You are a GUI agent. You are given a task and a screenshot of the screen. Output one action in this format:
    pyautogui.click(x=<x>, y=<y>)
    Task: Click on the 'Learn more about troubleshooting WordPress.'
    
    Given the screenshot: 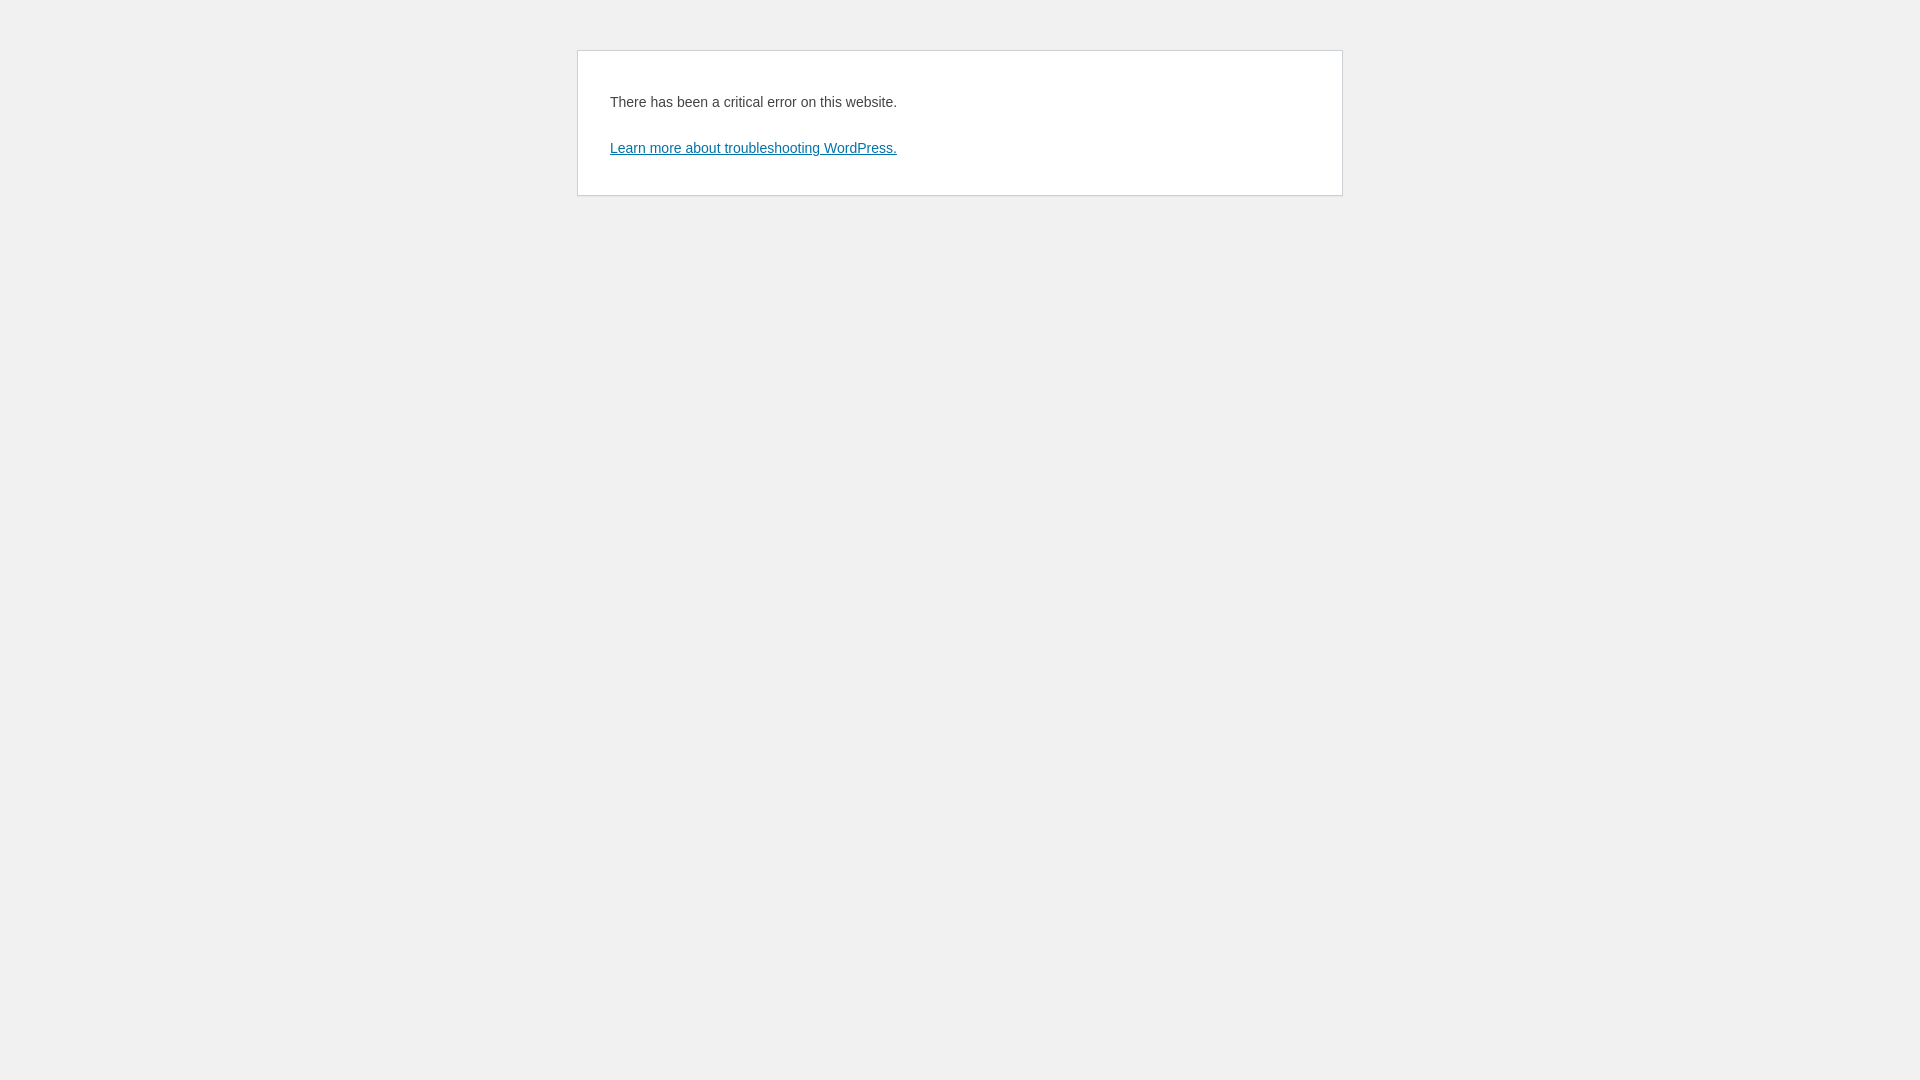 What is the action you would take?
    pyautogui.click(x=752, y=146)
    